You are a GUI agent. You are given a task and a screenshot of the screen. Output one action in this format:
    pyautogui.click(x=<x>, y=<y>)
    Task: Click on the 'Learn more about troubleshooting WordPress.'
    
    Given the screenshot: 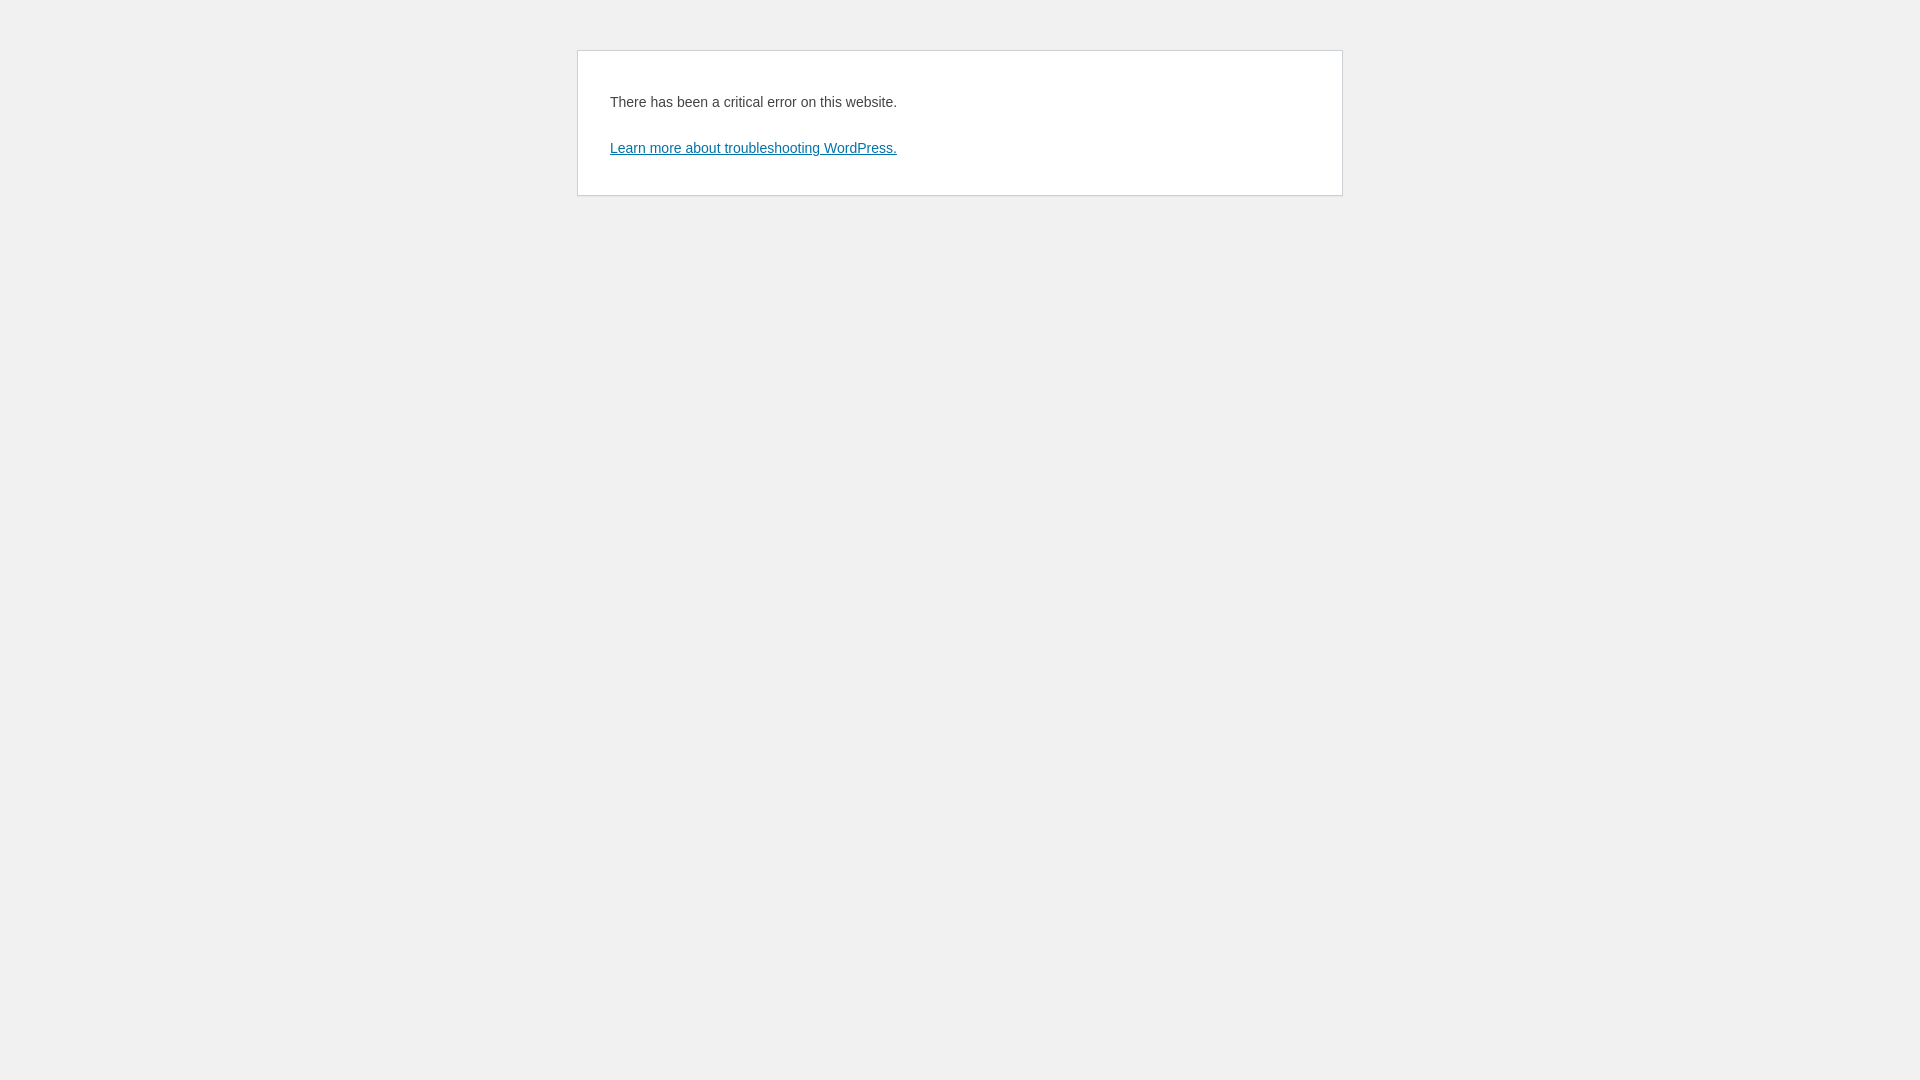 What is the action you would take?
    pyautogui.click(x=752, y=146)
    